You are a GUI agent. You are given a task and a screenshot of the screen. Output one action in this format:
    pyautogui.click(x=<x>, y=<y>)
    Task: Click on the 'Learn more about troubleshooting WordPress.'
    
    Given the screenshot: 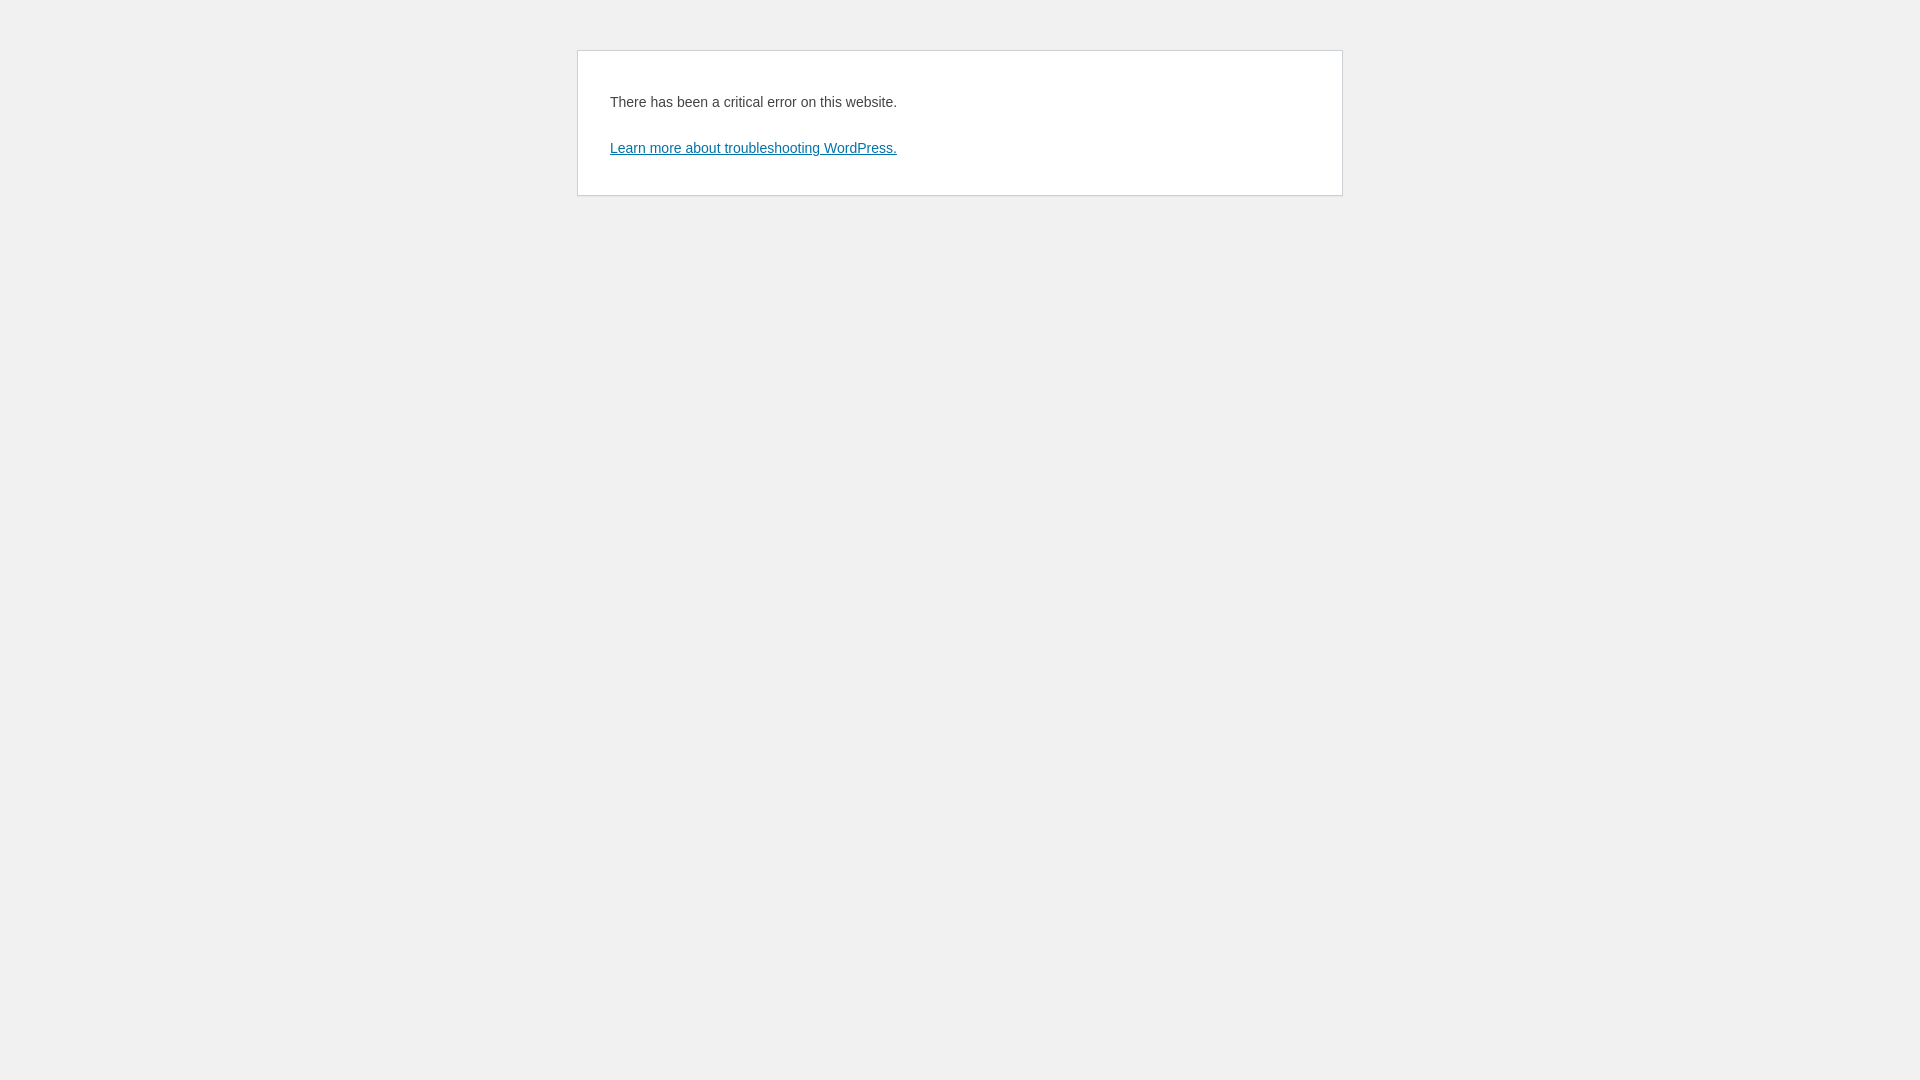 What is the action you would take?
    pyautogui.click(x=752, y=146)
    